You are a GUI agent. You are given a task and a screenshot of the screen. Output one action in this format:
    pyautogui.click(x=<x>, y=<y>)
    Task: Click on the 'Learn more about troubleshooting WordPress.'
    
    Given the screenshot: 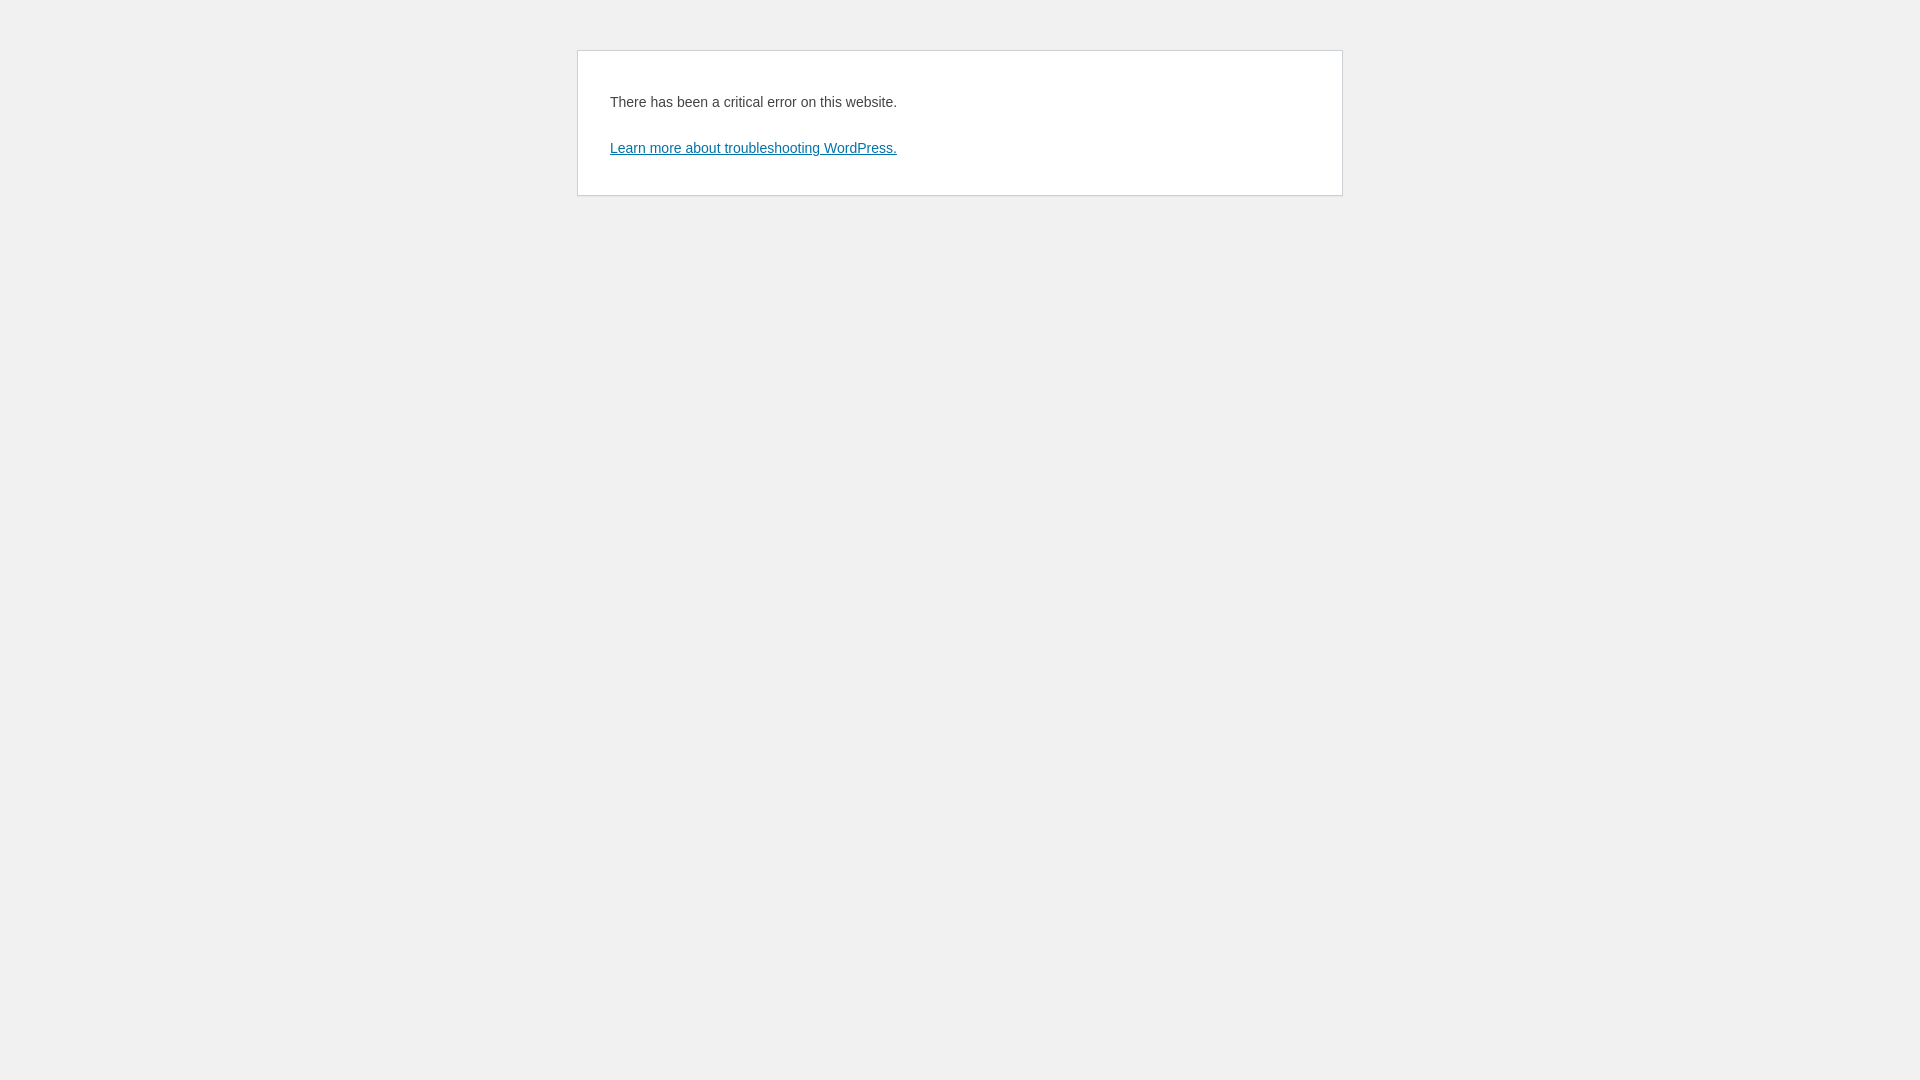 What is the action you would take?
    pyautogui.click(x=752, y=146)
    